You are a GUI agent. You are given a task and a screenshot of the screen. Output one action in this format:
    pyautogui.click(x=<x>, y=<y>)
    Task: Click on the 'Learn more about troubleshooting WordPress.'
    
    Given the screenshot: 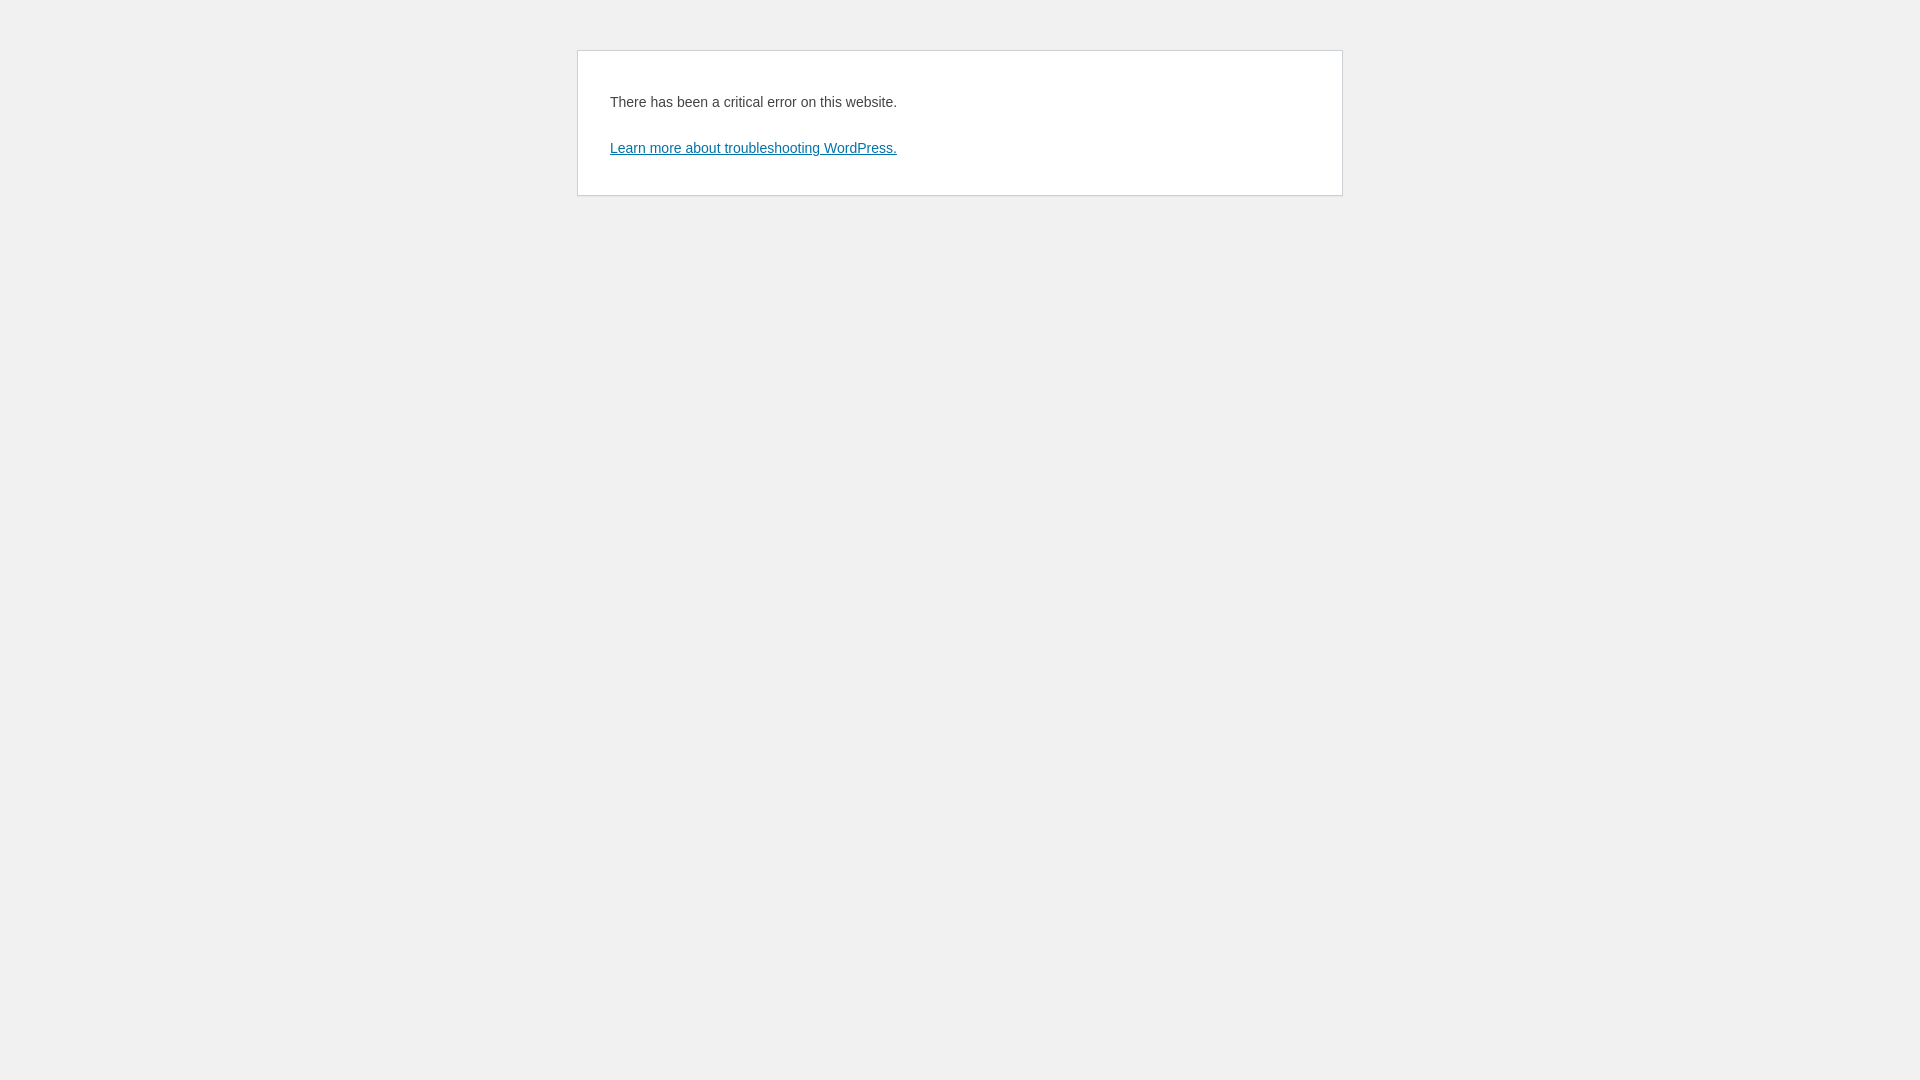 What is the action you would take?
    pyautogui.click(x=752, y=146)
    